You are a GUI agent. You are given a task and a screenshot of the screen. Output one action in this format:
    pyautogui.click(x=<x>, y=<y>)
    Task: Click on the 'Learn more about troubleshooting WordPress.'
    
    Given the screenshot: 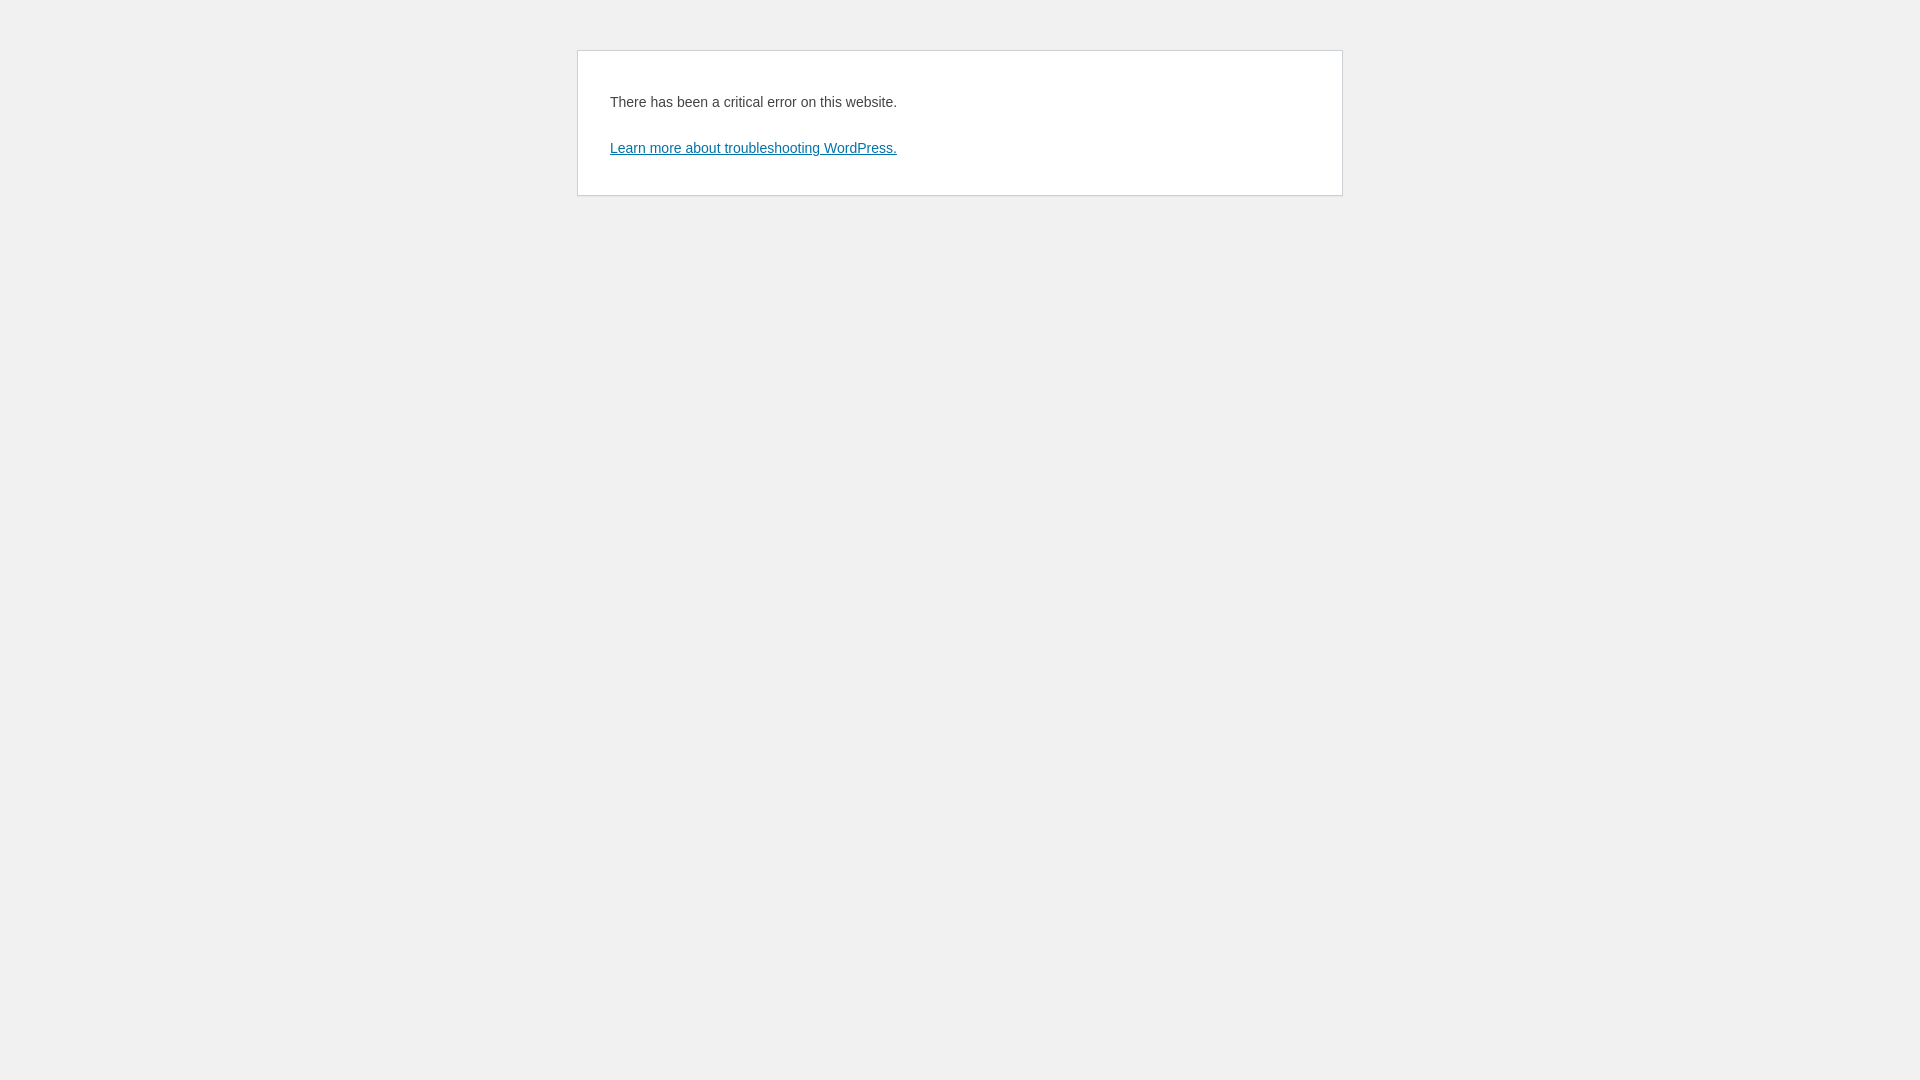 What is the action you would take?
    pyautogui.click(x=752, y=146)
    